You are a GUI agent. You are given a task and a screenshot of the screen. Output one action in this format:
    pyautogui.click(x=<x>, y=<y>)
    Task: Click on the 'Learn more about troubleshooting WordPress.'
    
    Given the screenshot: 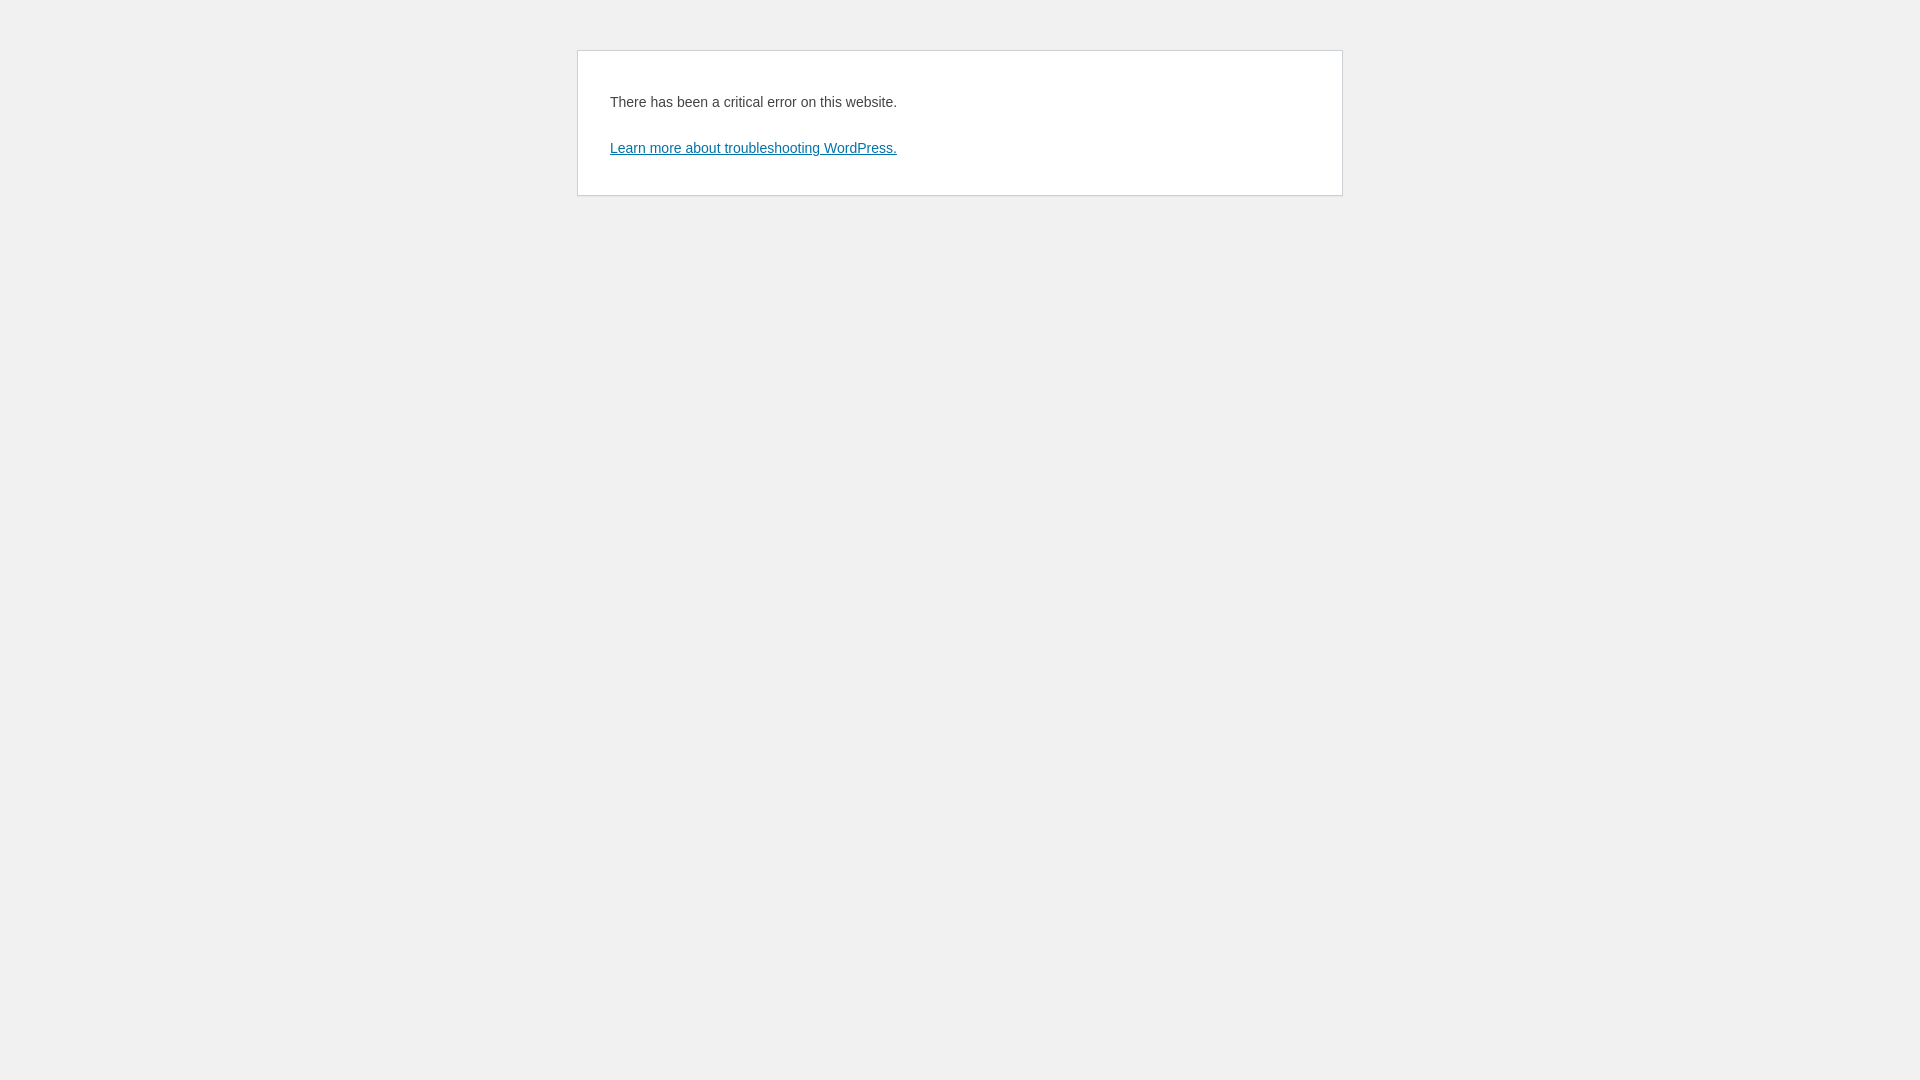 What is the action you would take?
    pyautogui.click(x=752, y=146)
    